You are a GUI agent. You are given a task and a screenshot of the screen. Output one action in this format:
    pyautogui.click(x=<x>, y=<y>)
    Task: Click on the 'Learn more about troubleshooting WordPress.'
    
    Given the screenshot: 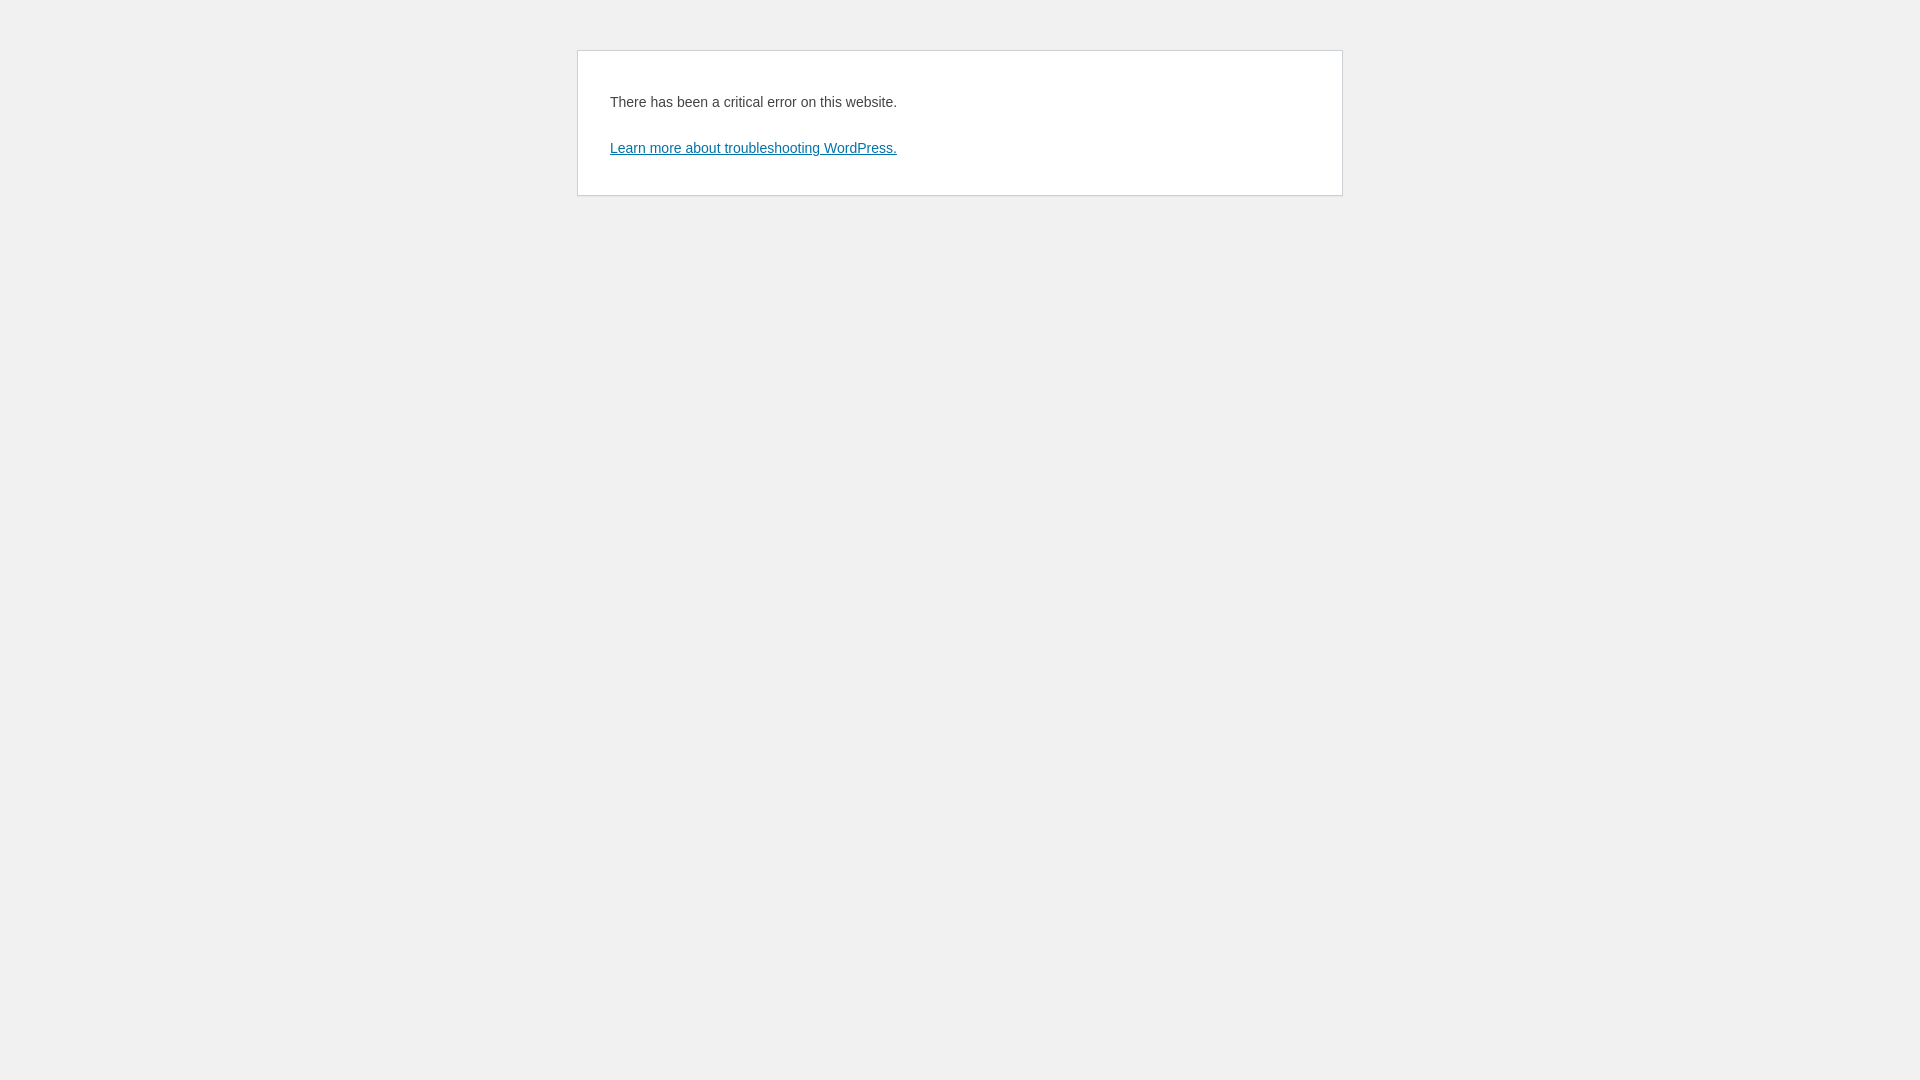 What is the action you would take?
    pyautogui.click(x=752, y=146)
    